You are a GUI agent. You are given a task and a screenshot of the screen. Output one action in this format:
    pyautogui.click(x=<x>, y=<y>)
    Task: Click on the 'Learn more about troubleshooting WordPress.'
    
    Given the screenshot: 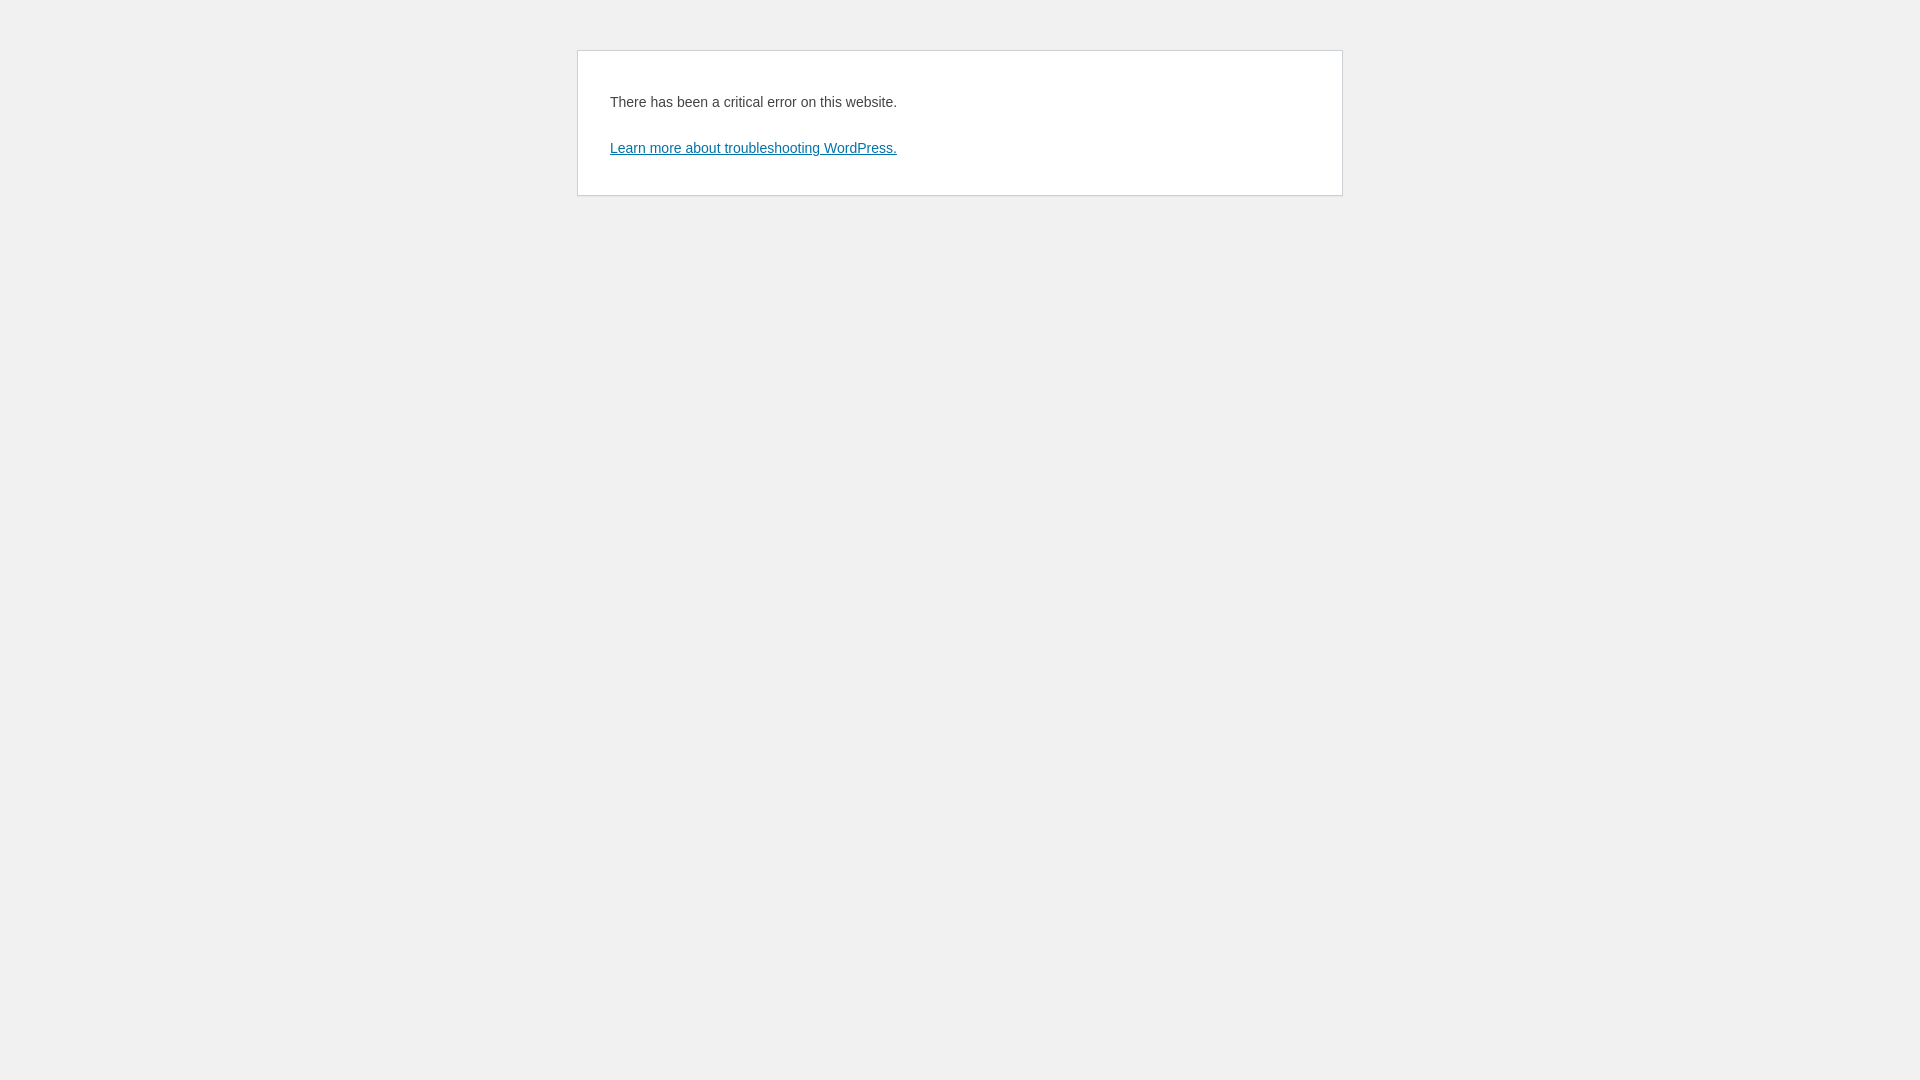 What is the action you would take?
    pyautogui.click(x=752, y=146)
    